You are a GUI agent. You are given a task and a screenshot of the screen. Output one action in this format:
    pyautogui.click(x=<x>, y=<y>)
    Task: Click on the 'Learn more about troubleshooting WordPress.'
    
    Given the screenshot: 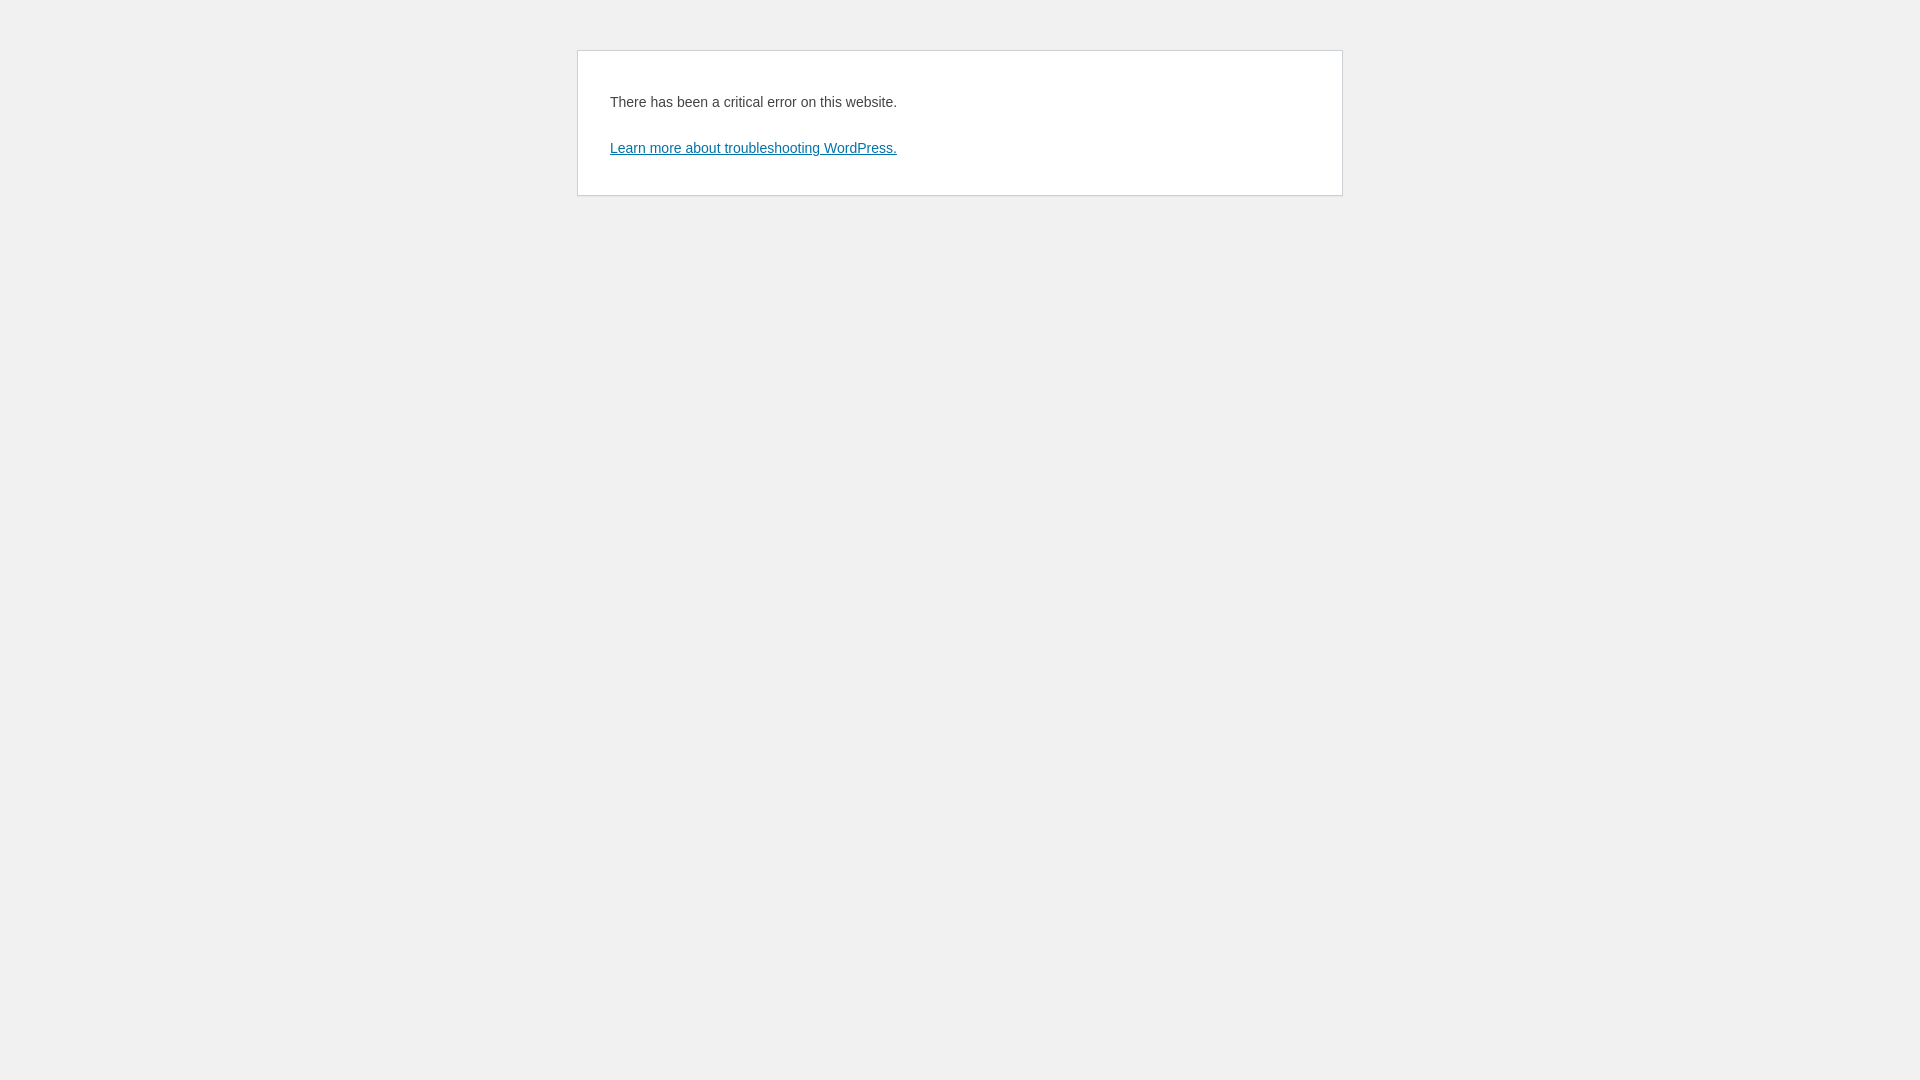 What is the action you would take?
    pyautogui.click(x=752, y=146)
    